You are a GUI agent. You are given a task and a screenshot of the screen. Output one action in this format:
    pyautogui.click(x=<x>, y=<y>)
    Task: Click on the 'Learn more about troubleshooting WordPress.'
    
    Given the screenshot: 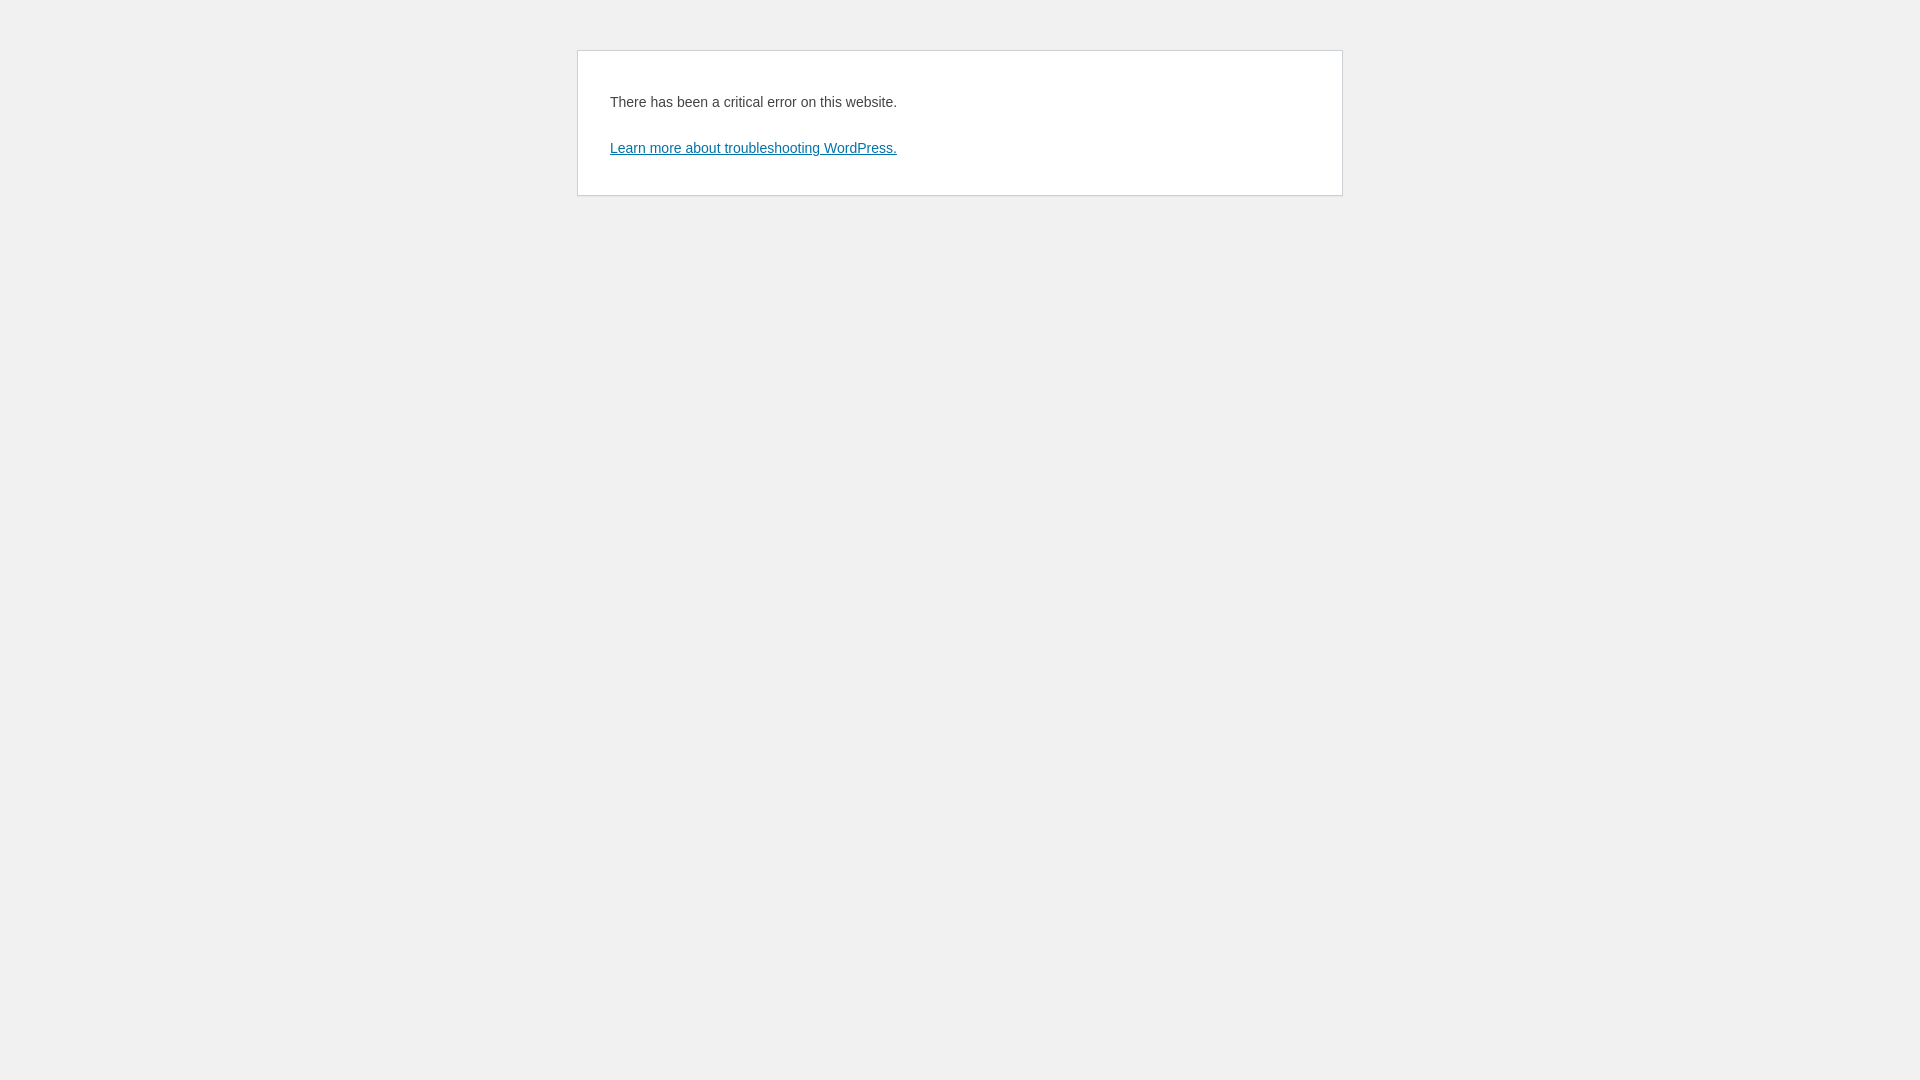 What is the action you would take?
    pyautogui.click(x=752, y=146)
    